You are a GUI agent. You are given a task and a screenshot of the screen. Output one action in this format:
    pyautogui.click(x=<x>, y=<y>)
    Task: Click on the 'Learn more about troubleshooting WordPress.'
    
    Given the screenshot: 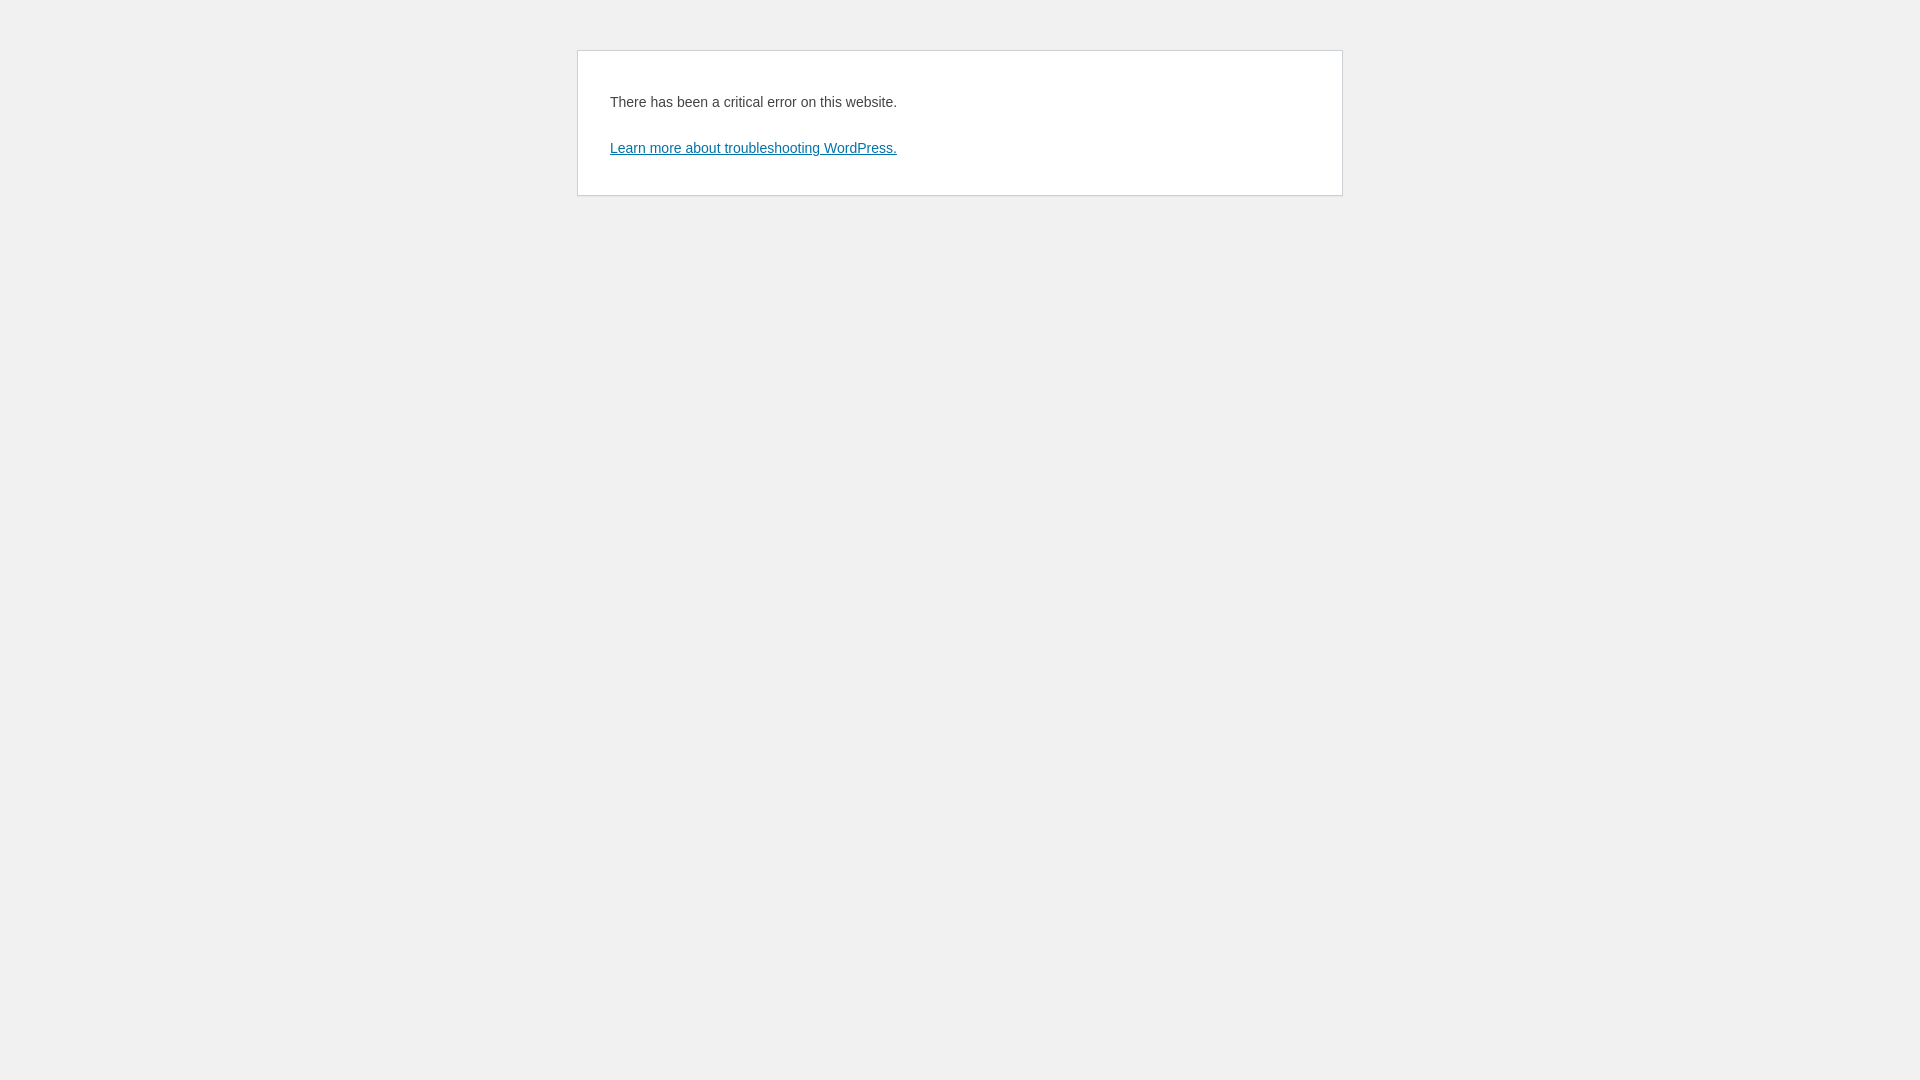 What is the action you would take?
    pyautogui.click(x=752, y=146)
    